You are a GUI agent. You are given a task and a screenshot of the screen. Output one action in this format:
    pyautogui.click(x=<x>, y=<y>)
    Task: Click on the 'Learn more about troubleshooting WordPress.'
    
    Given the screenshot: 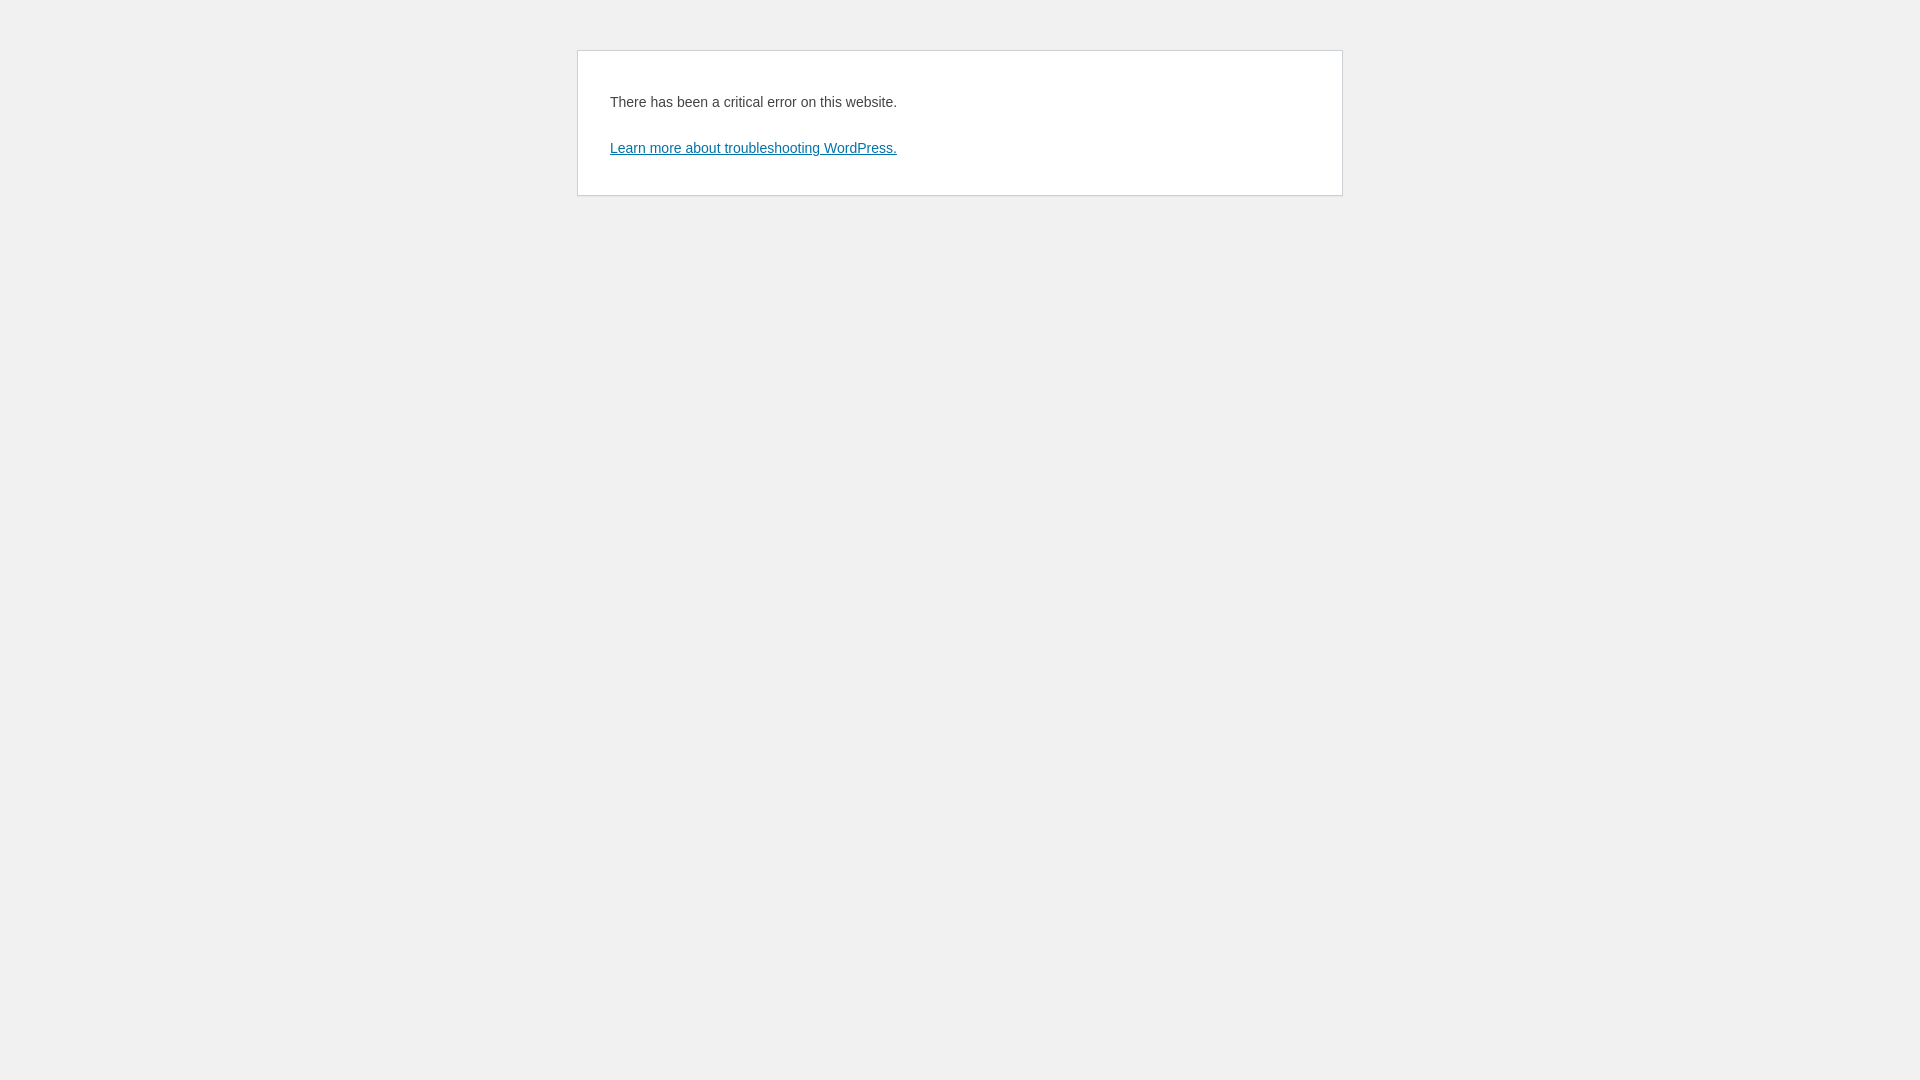 What is the action you would take?
    pyautogui.click(x=752, y=146)
    